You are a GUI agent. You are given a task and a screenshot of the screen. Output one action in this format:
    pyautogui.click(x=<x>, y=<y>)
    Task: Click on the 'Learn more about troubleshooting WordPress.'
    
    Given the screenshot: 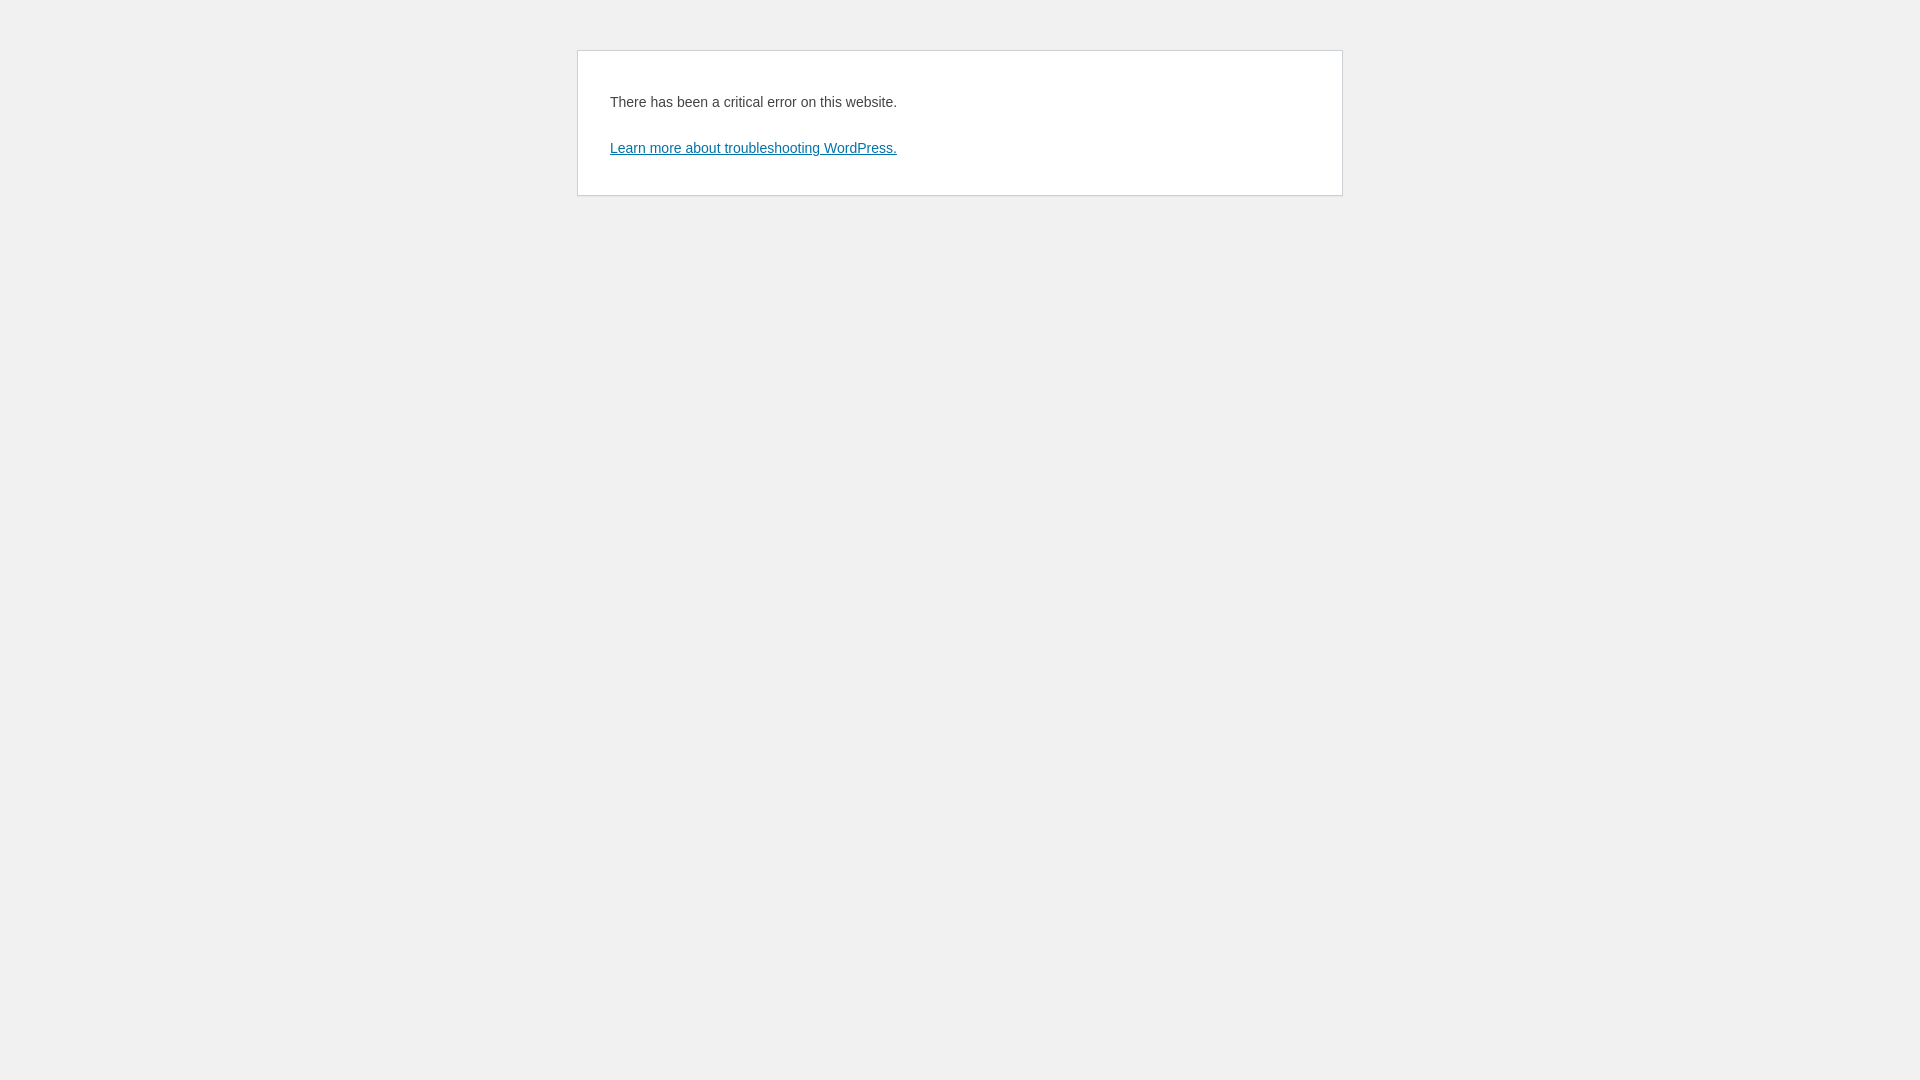 What is the action you would take?
    pyautogui.click(x=752, y=146)
    